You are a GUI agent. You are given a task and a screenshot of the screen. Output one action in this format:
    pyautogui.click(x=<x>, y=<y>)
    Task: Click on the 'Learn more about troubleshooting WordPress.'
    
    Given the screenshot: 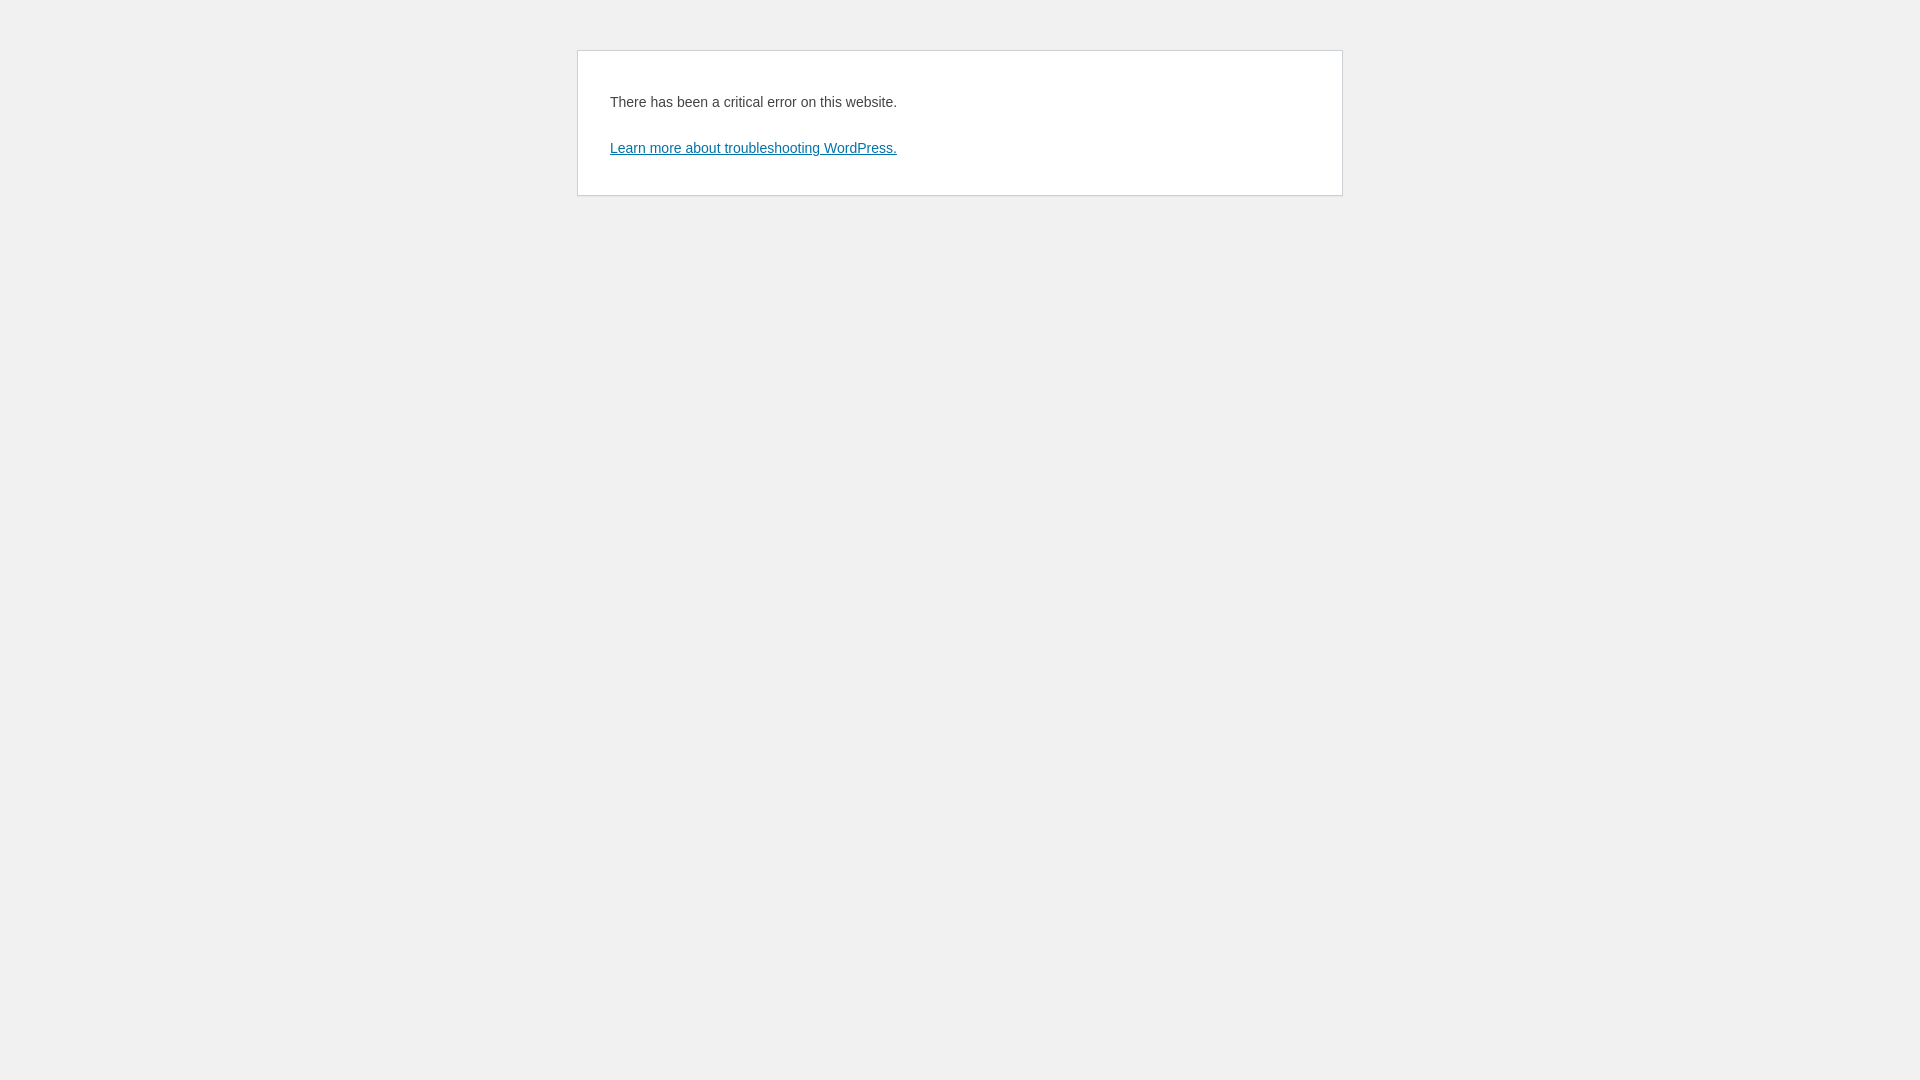 What is the action you would take?
    pyautogui.click(x=752, y=146)
    